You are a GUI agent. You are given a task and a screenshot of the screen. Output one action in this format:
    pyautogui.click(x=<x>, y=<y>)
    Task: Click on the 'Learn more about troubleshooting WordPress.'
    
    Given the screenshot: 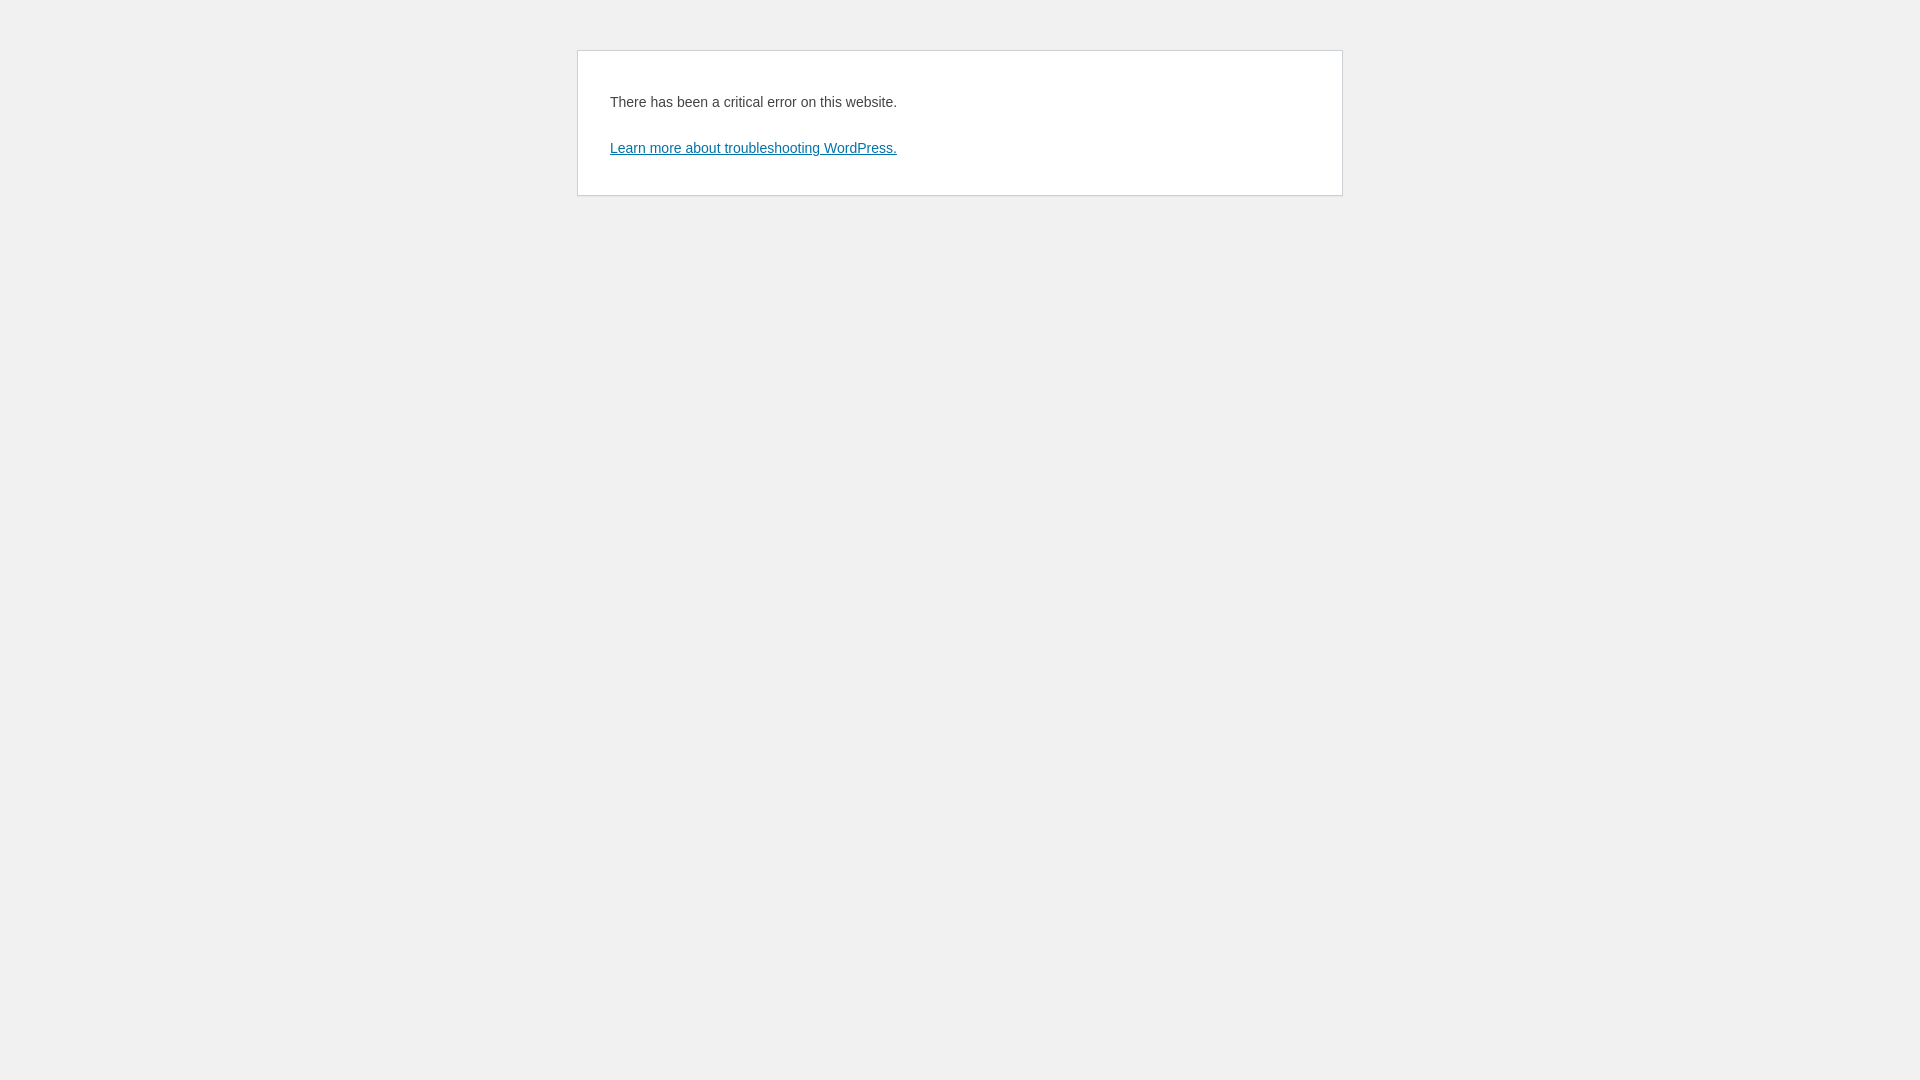 What is the action you would take?
    pyautogui.click(x=752, y=146)
    